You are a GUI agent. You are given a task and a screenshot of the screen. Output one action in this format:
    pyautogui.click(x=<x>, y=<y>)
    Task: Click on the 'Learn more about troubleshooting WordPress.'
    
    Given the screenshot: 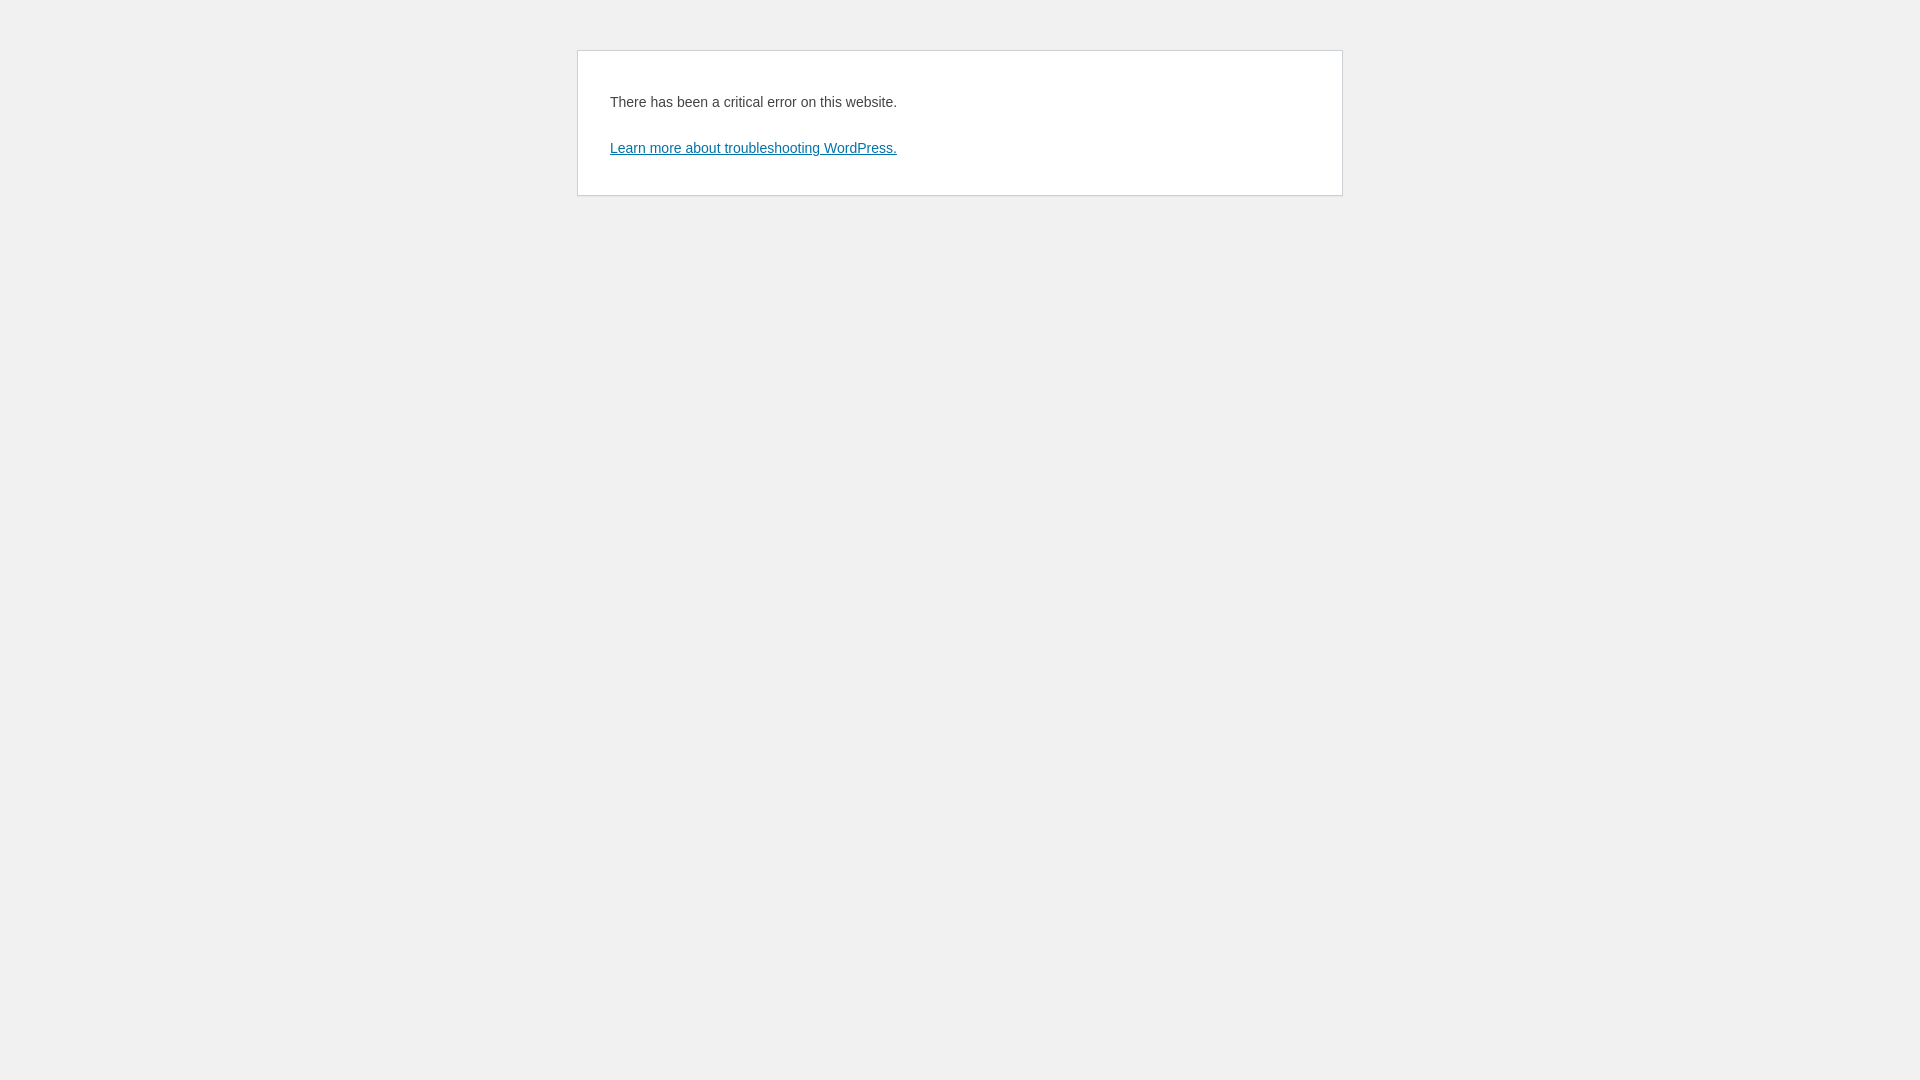 What is the action you would take?
    pyautogui.click(x=752, y=146)
    